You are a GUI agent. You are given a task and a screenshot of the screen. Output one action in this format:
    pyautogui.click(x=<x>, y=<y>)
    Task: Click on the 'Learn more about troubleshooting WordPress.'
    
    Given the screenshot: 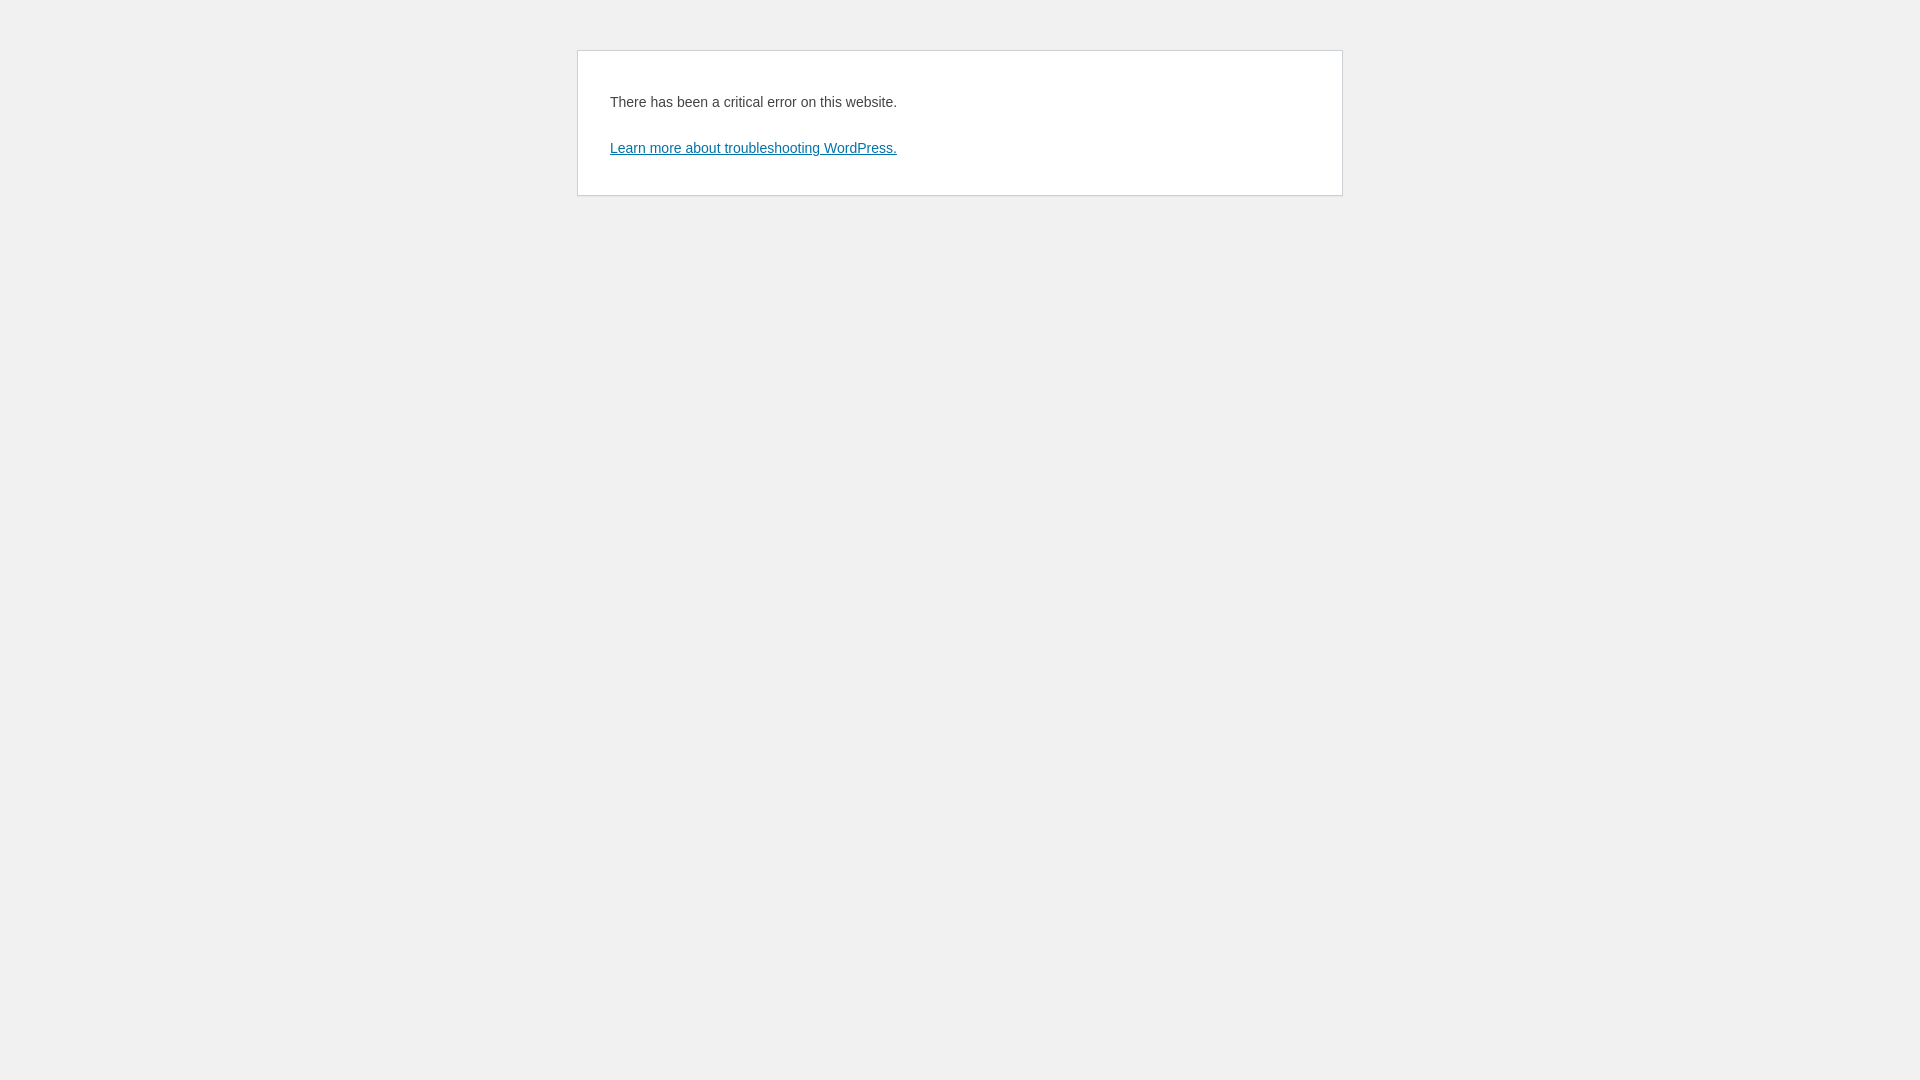 What is the action you would take?
    pyautogui.click(x=752, y=146)
    